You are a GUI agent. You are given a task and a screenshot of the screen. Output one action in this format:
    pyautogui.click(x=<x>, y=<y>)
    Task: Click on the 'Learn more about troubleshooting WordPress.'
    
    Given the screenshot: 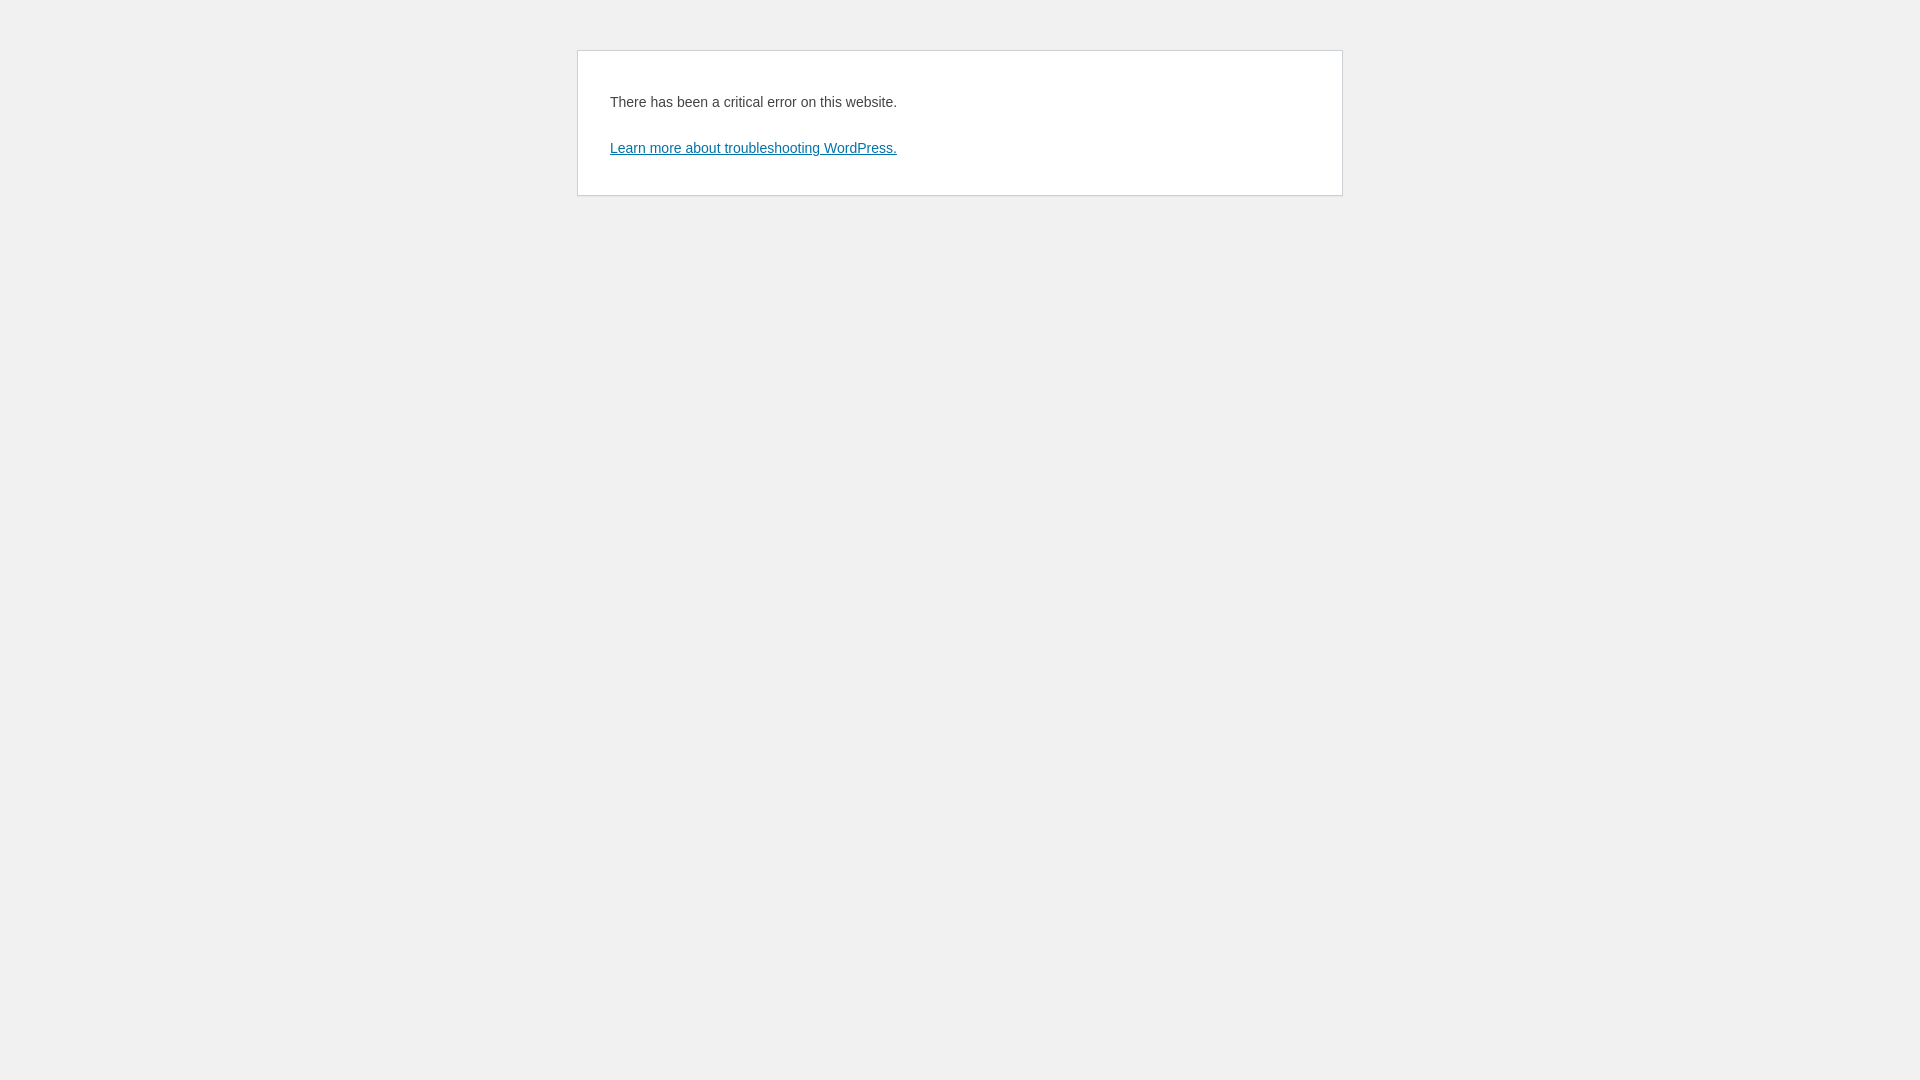 What is the action you would take?
    pyautogui.click(x=752, y=146)
    